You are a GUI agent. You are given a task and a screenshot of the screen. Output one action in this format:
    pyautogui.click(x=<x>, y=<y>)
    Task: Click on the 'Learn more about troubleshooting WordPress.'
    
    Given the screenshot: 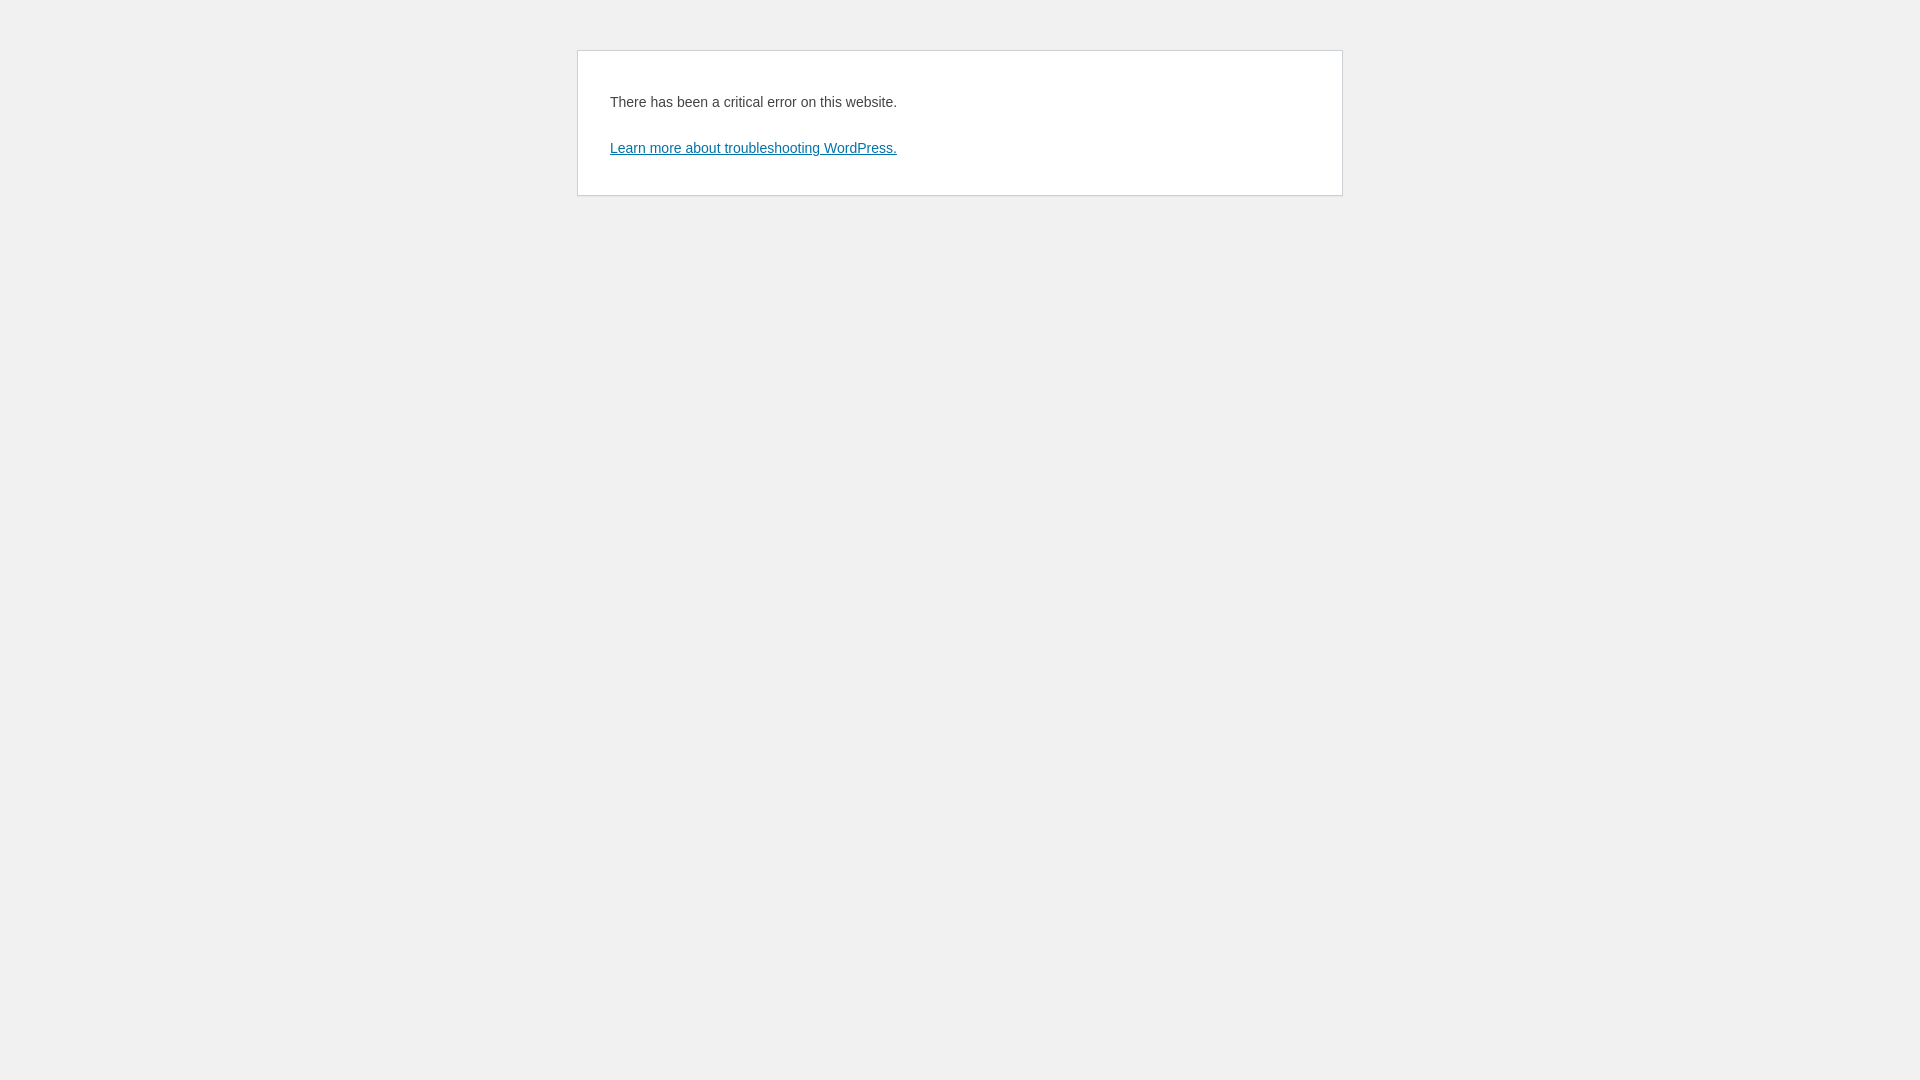 What is the action you would take?
    pyautogui.click(x=752, y=146)
    